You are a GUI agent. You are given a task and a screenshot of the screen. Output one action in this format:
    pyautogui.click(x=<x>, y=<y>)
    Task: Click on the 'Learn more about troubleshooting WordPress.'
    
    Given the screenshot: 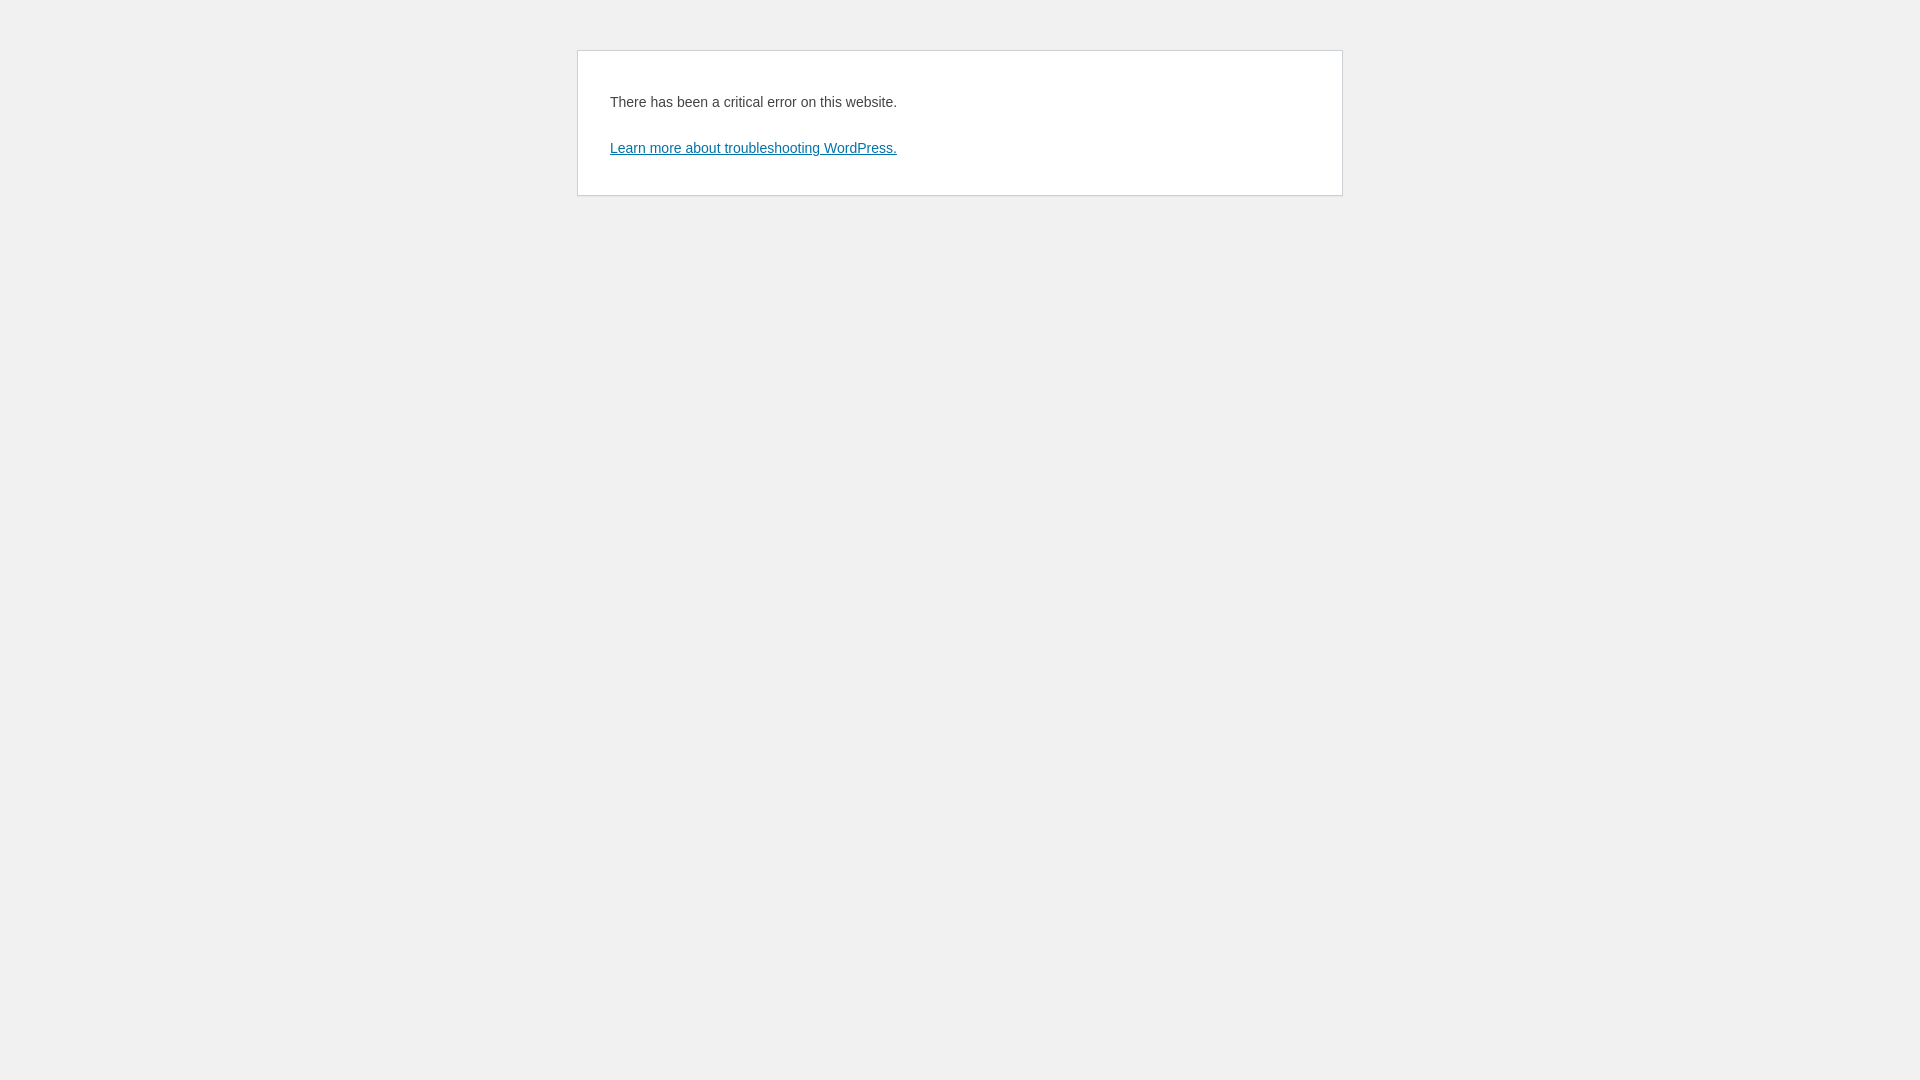 What is the action you would take?
    pyautogui.click(x=752, y=146)
    